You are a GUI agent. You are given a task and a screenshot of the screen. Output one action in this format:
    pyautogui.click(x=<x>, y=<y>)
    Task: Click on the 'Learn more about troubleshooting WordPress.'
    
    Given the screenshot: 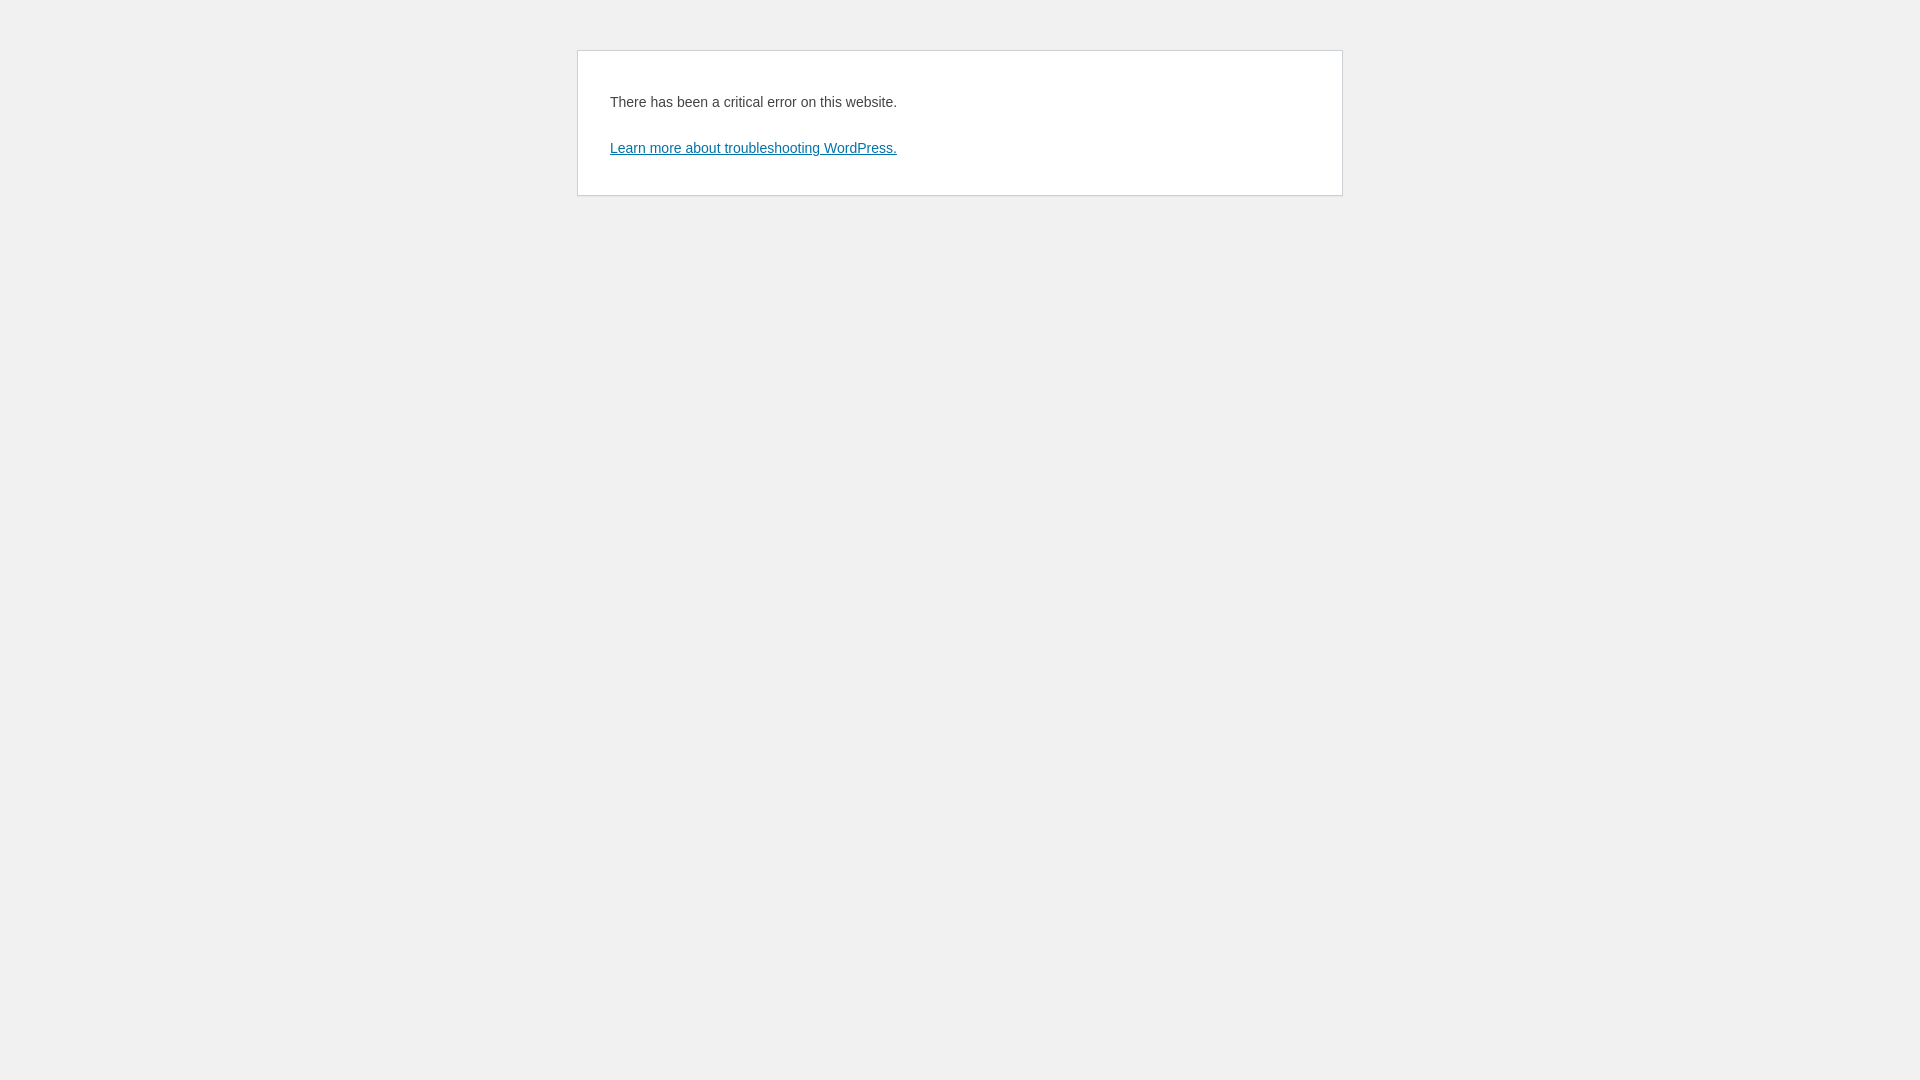 What is the action you would take?
    pyautogui.click(x=752, y=146)
    